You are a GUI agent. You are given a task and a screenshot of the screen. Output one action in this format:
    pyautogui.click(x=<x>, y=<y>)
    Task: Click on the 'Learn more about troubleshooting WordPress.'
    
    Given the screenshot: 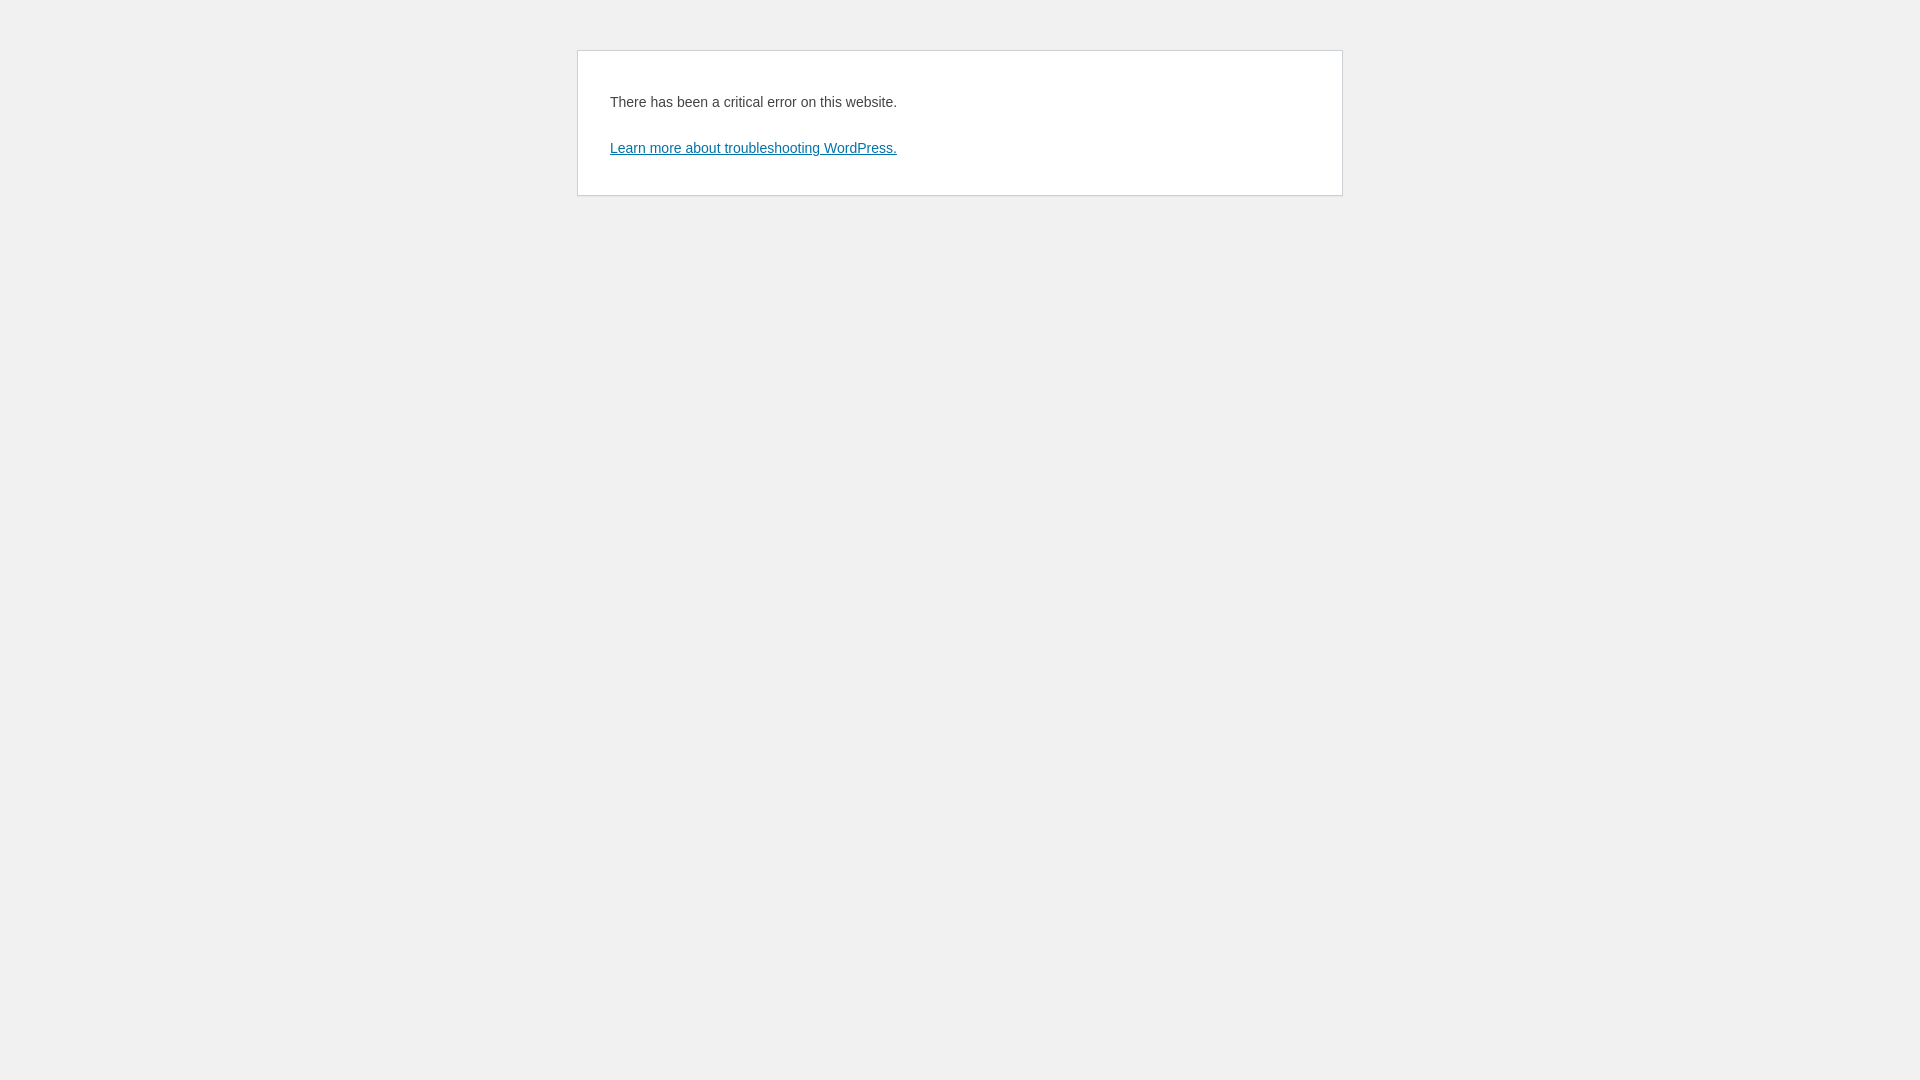 What is the action you would take?
    pyautogui.click(x=752, y=146)
    